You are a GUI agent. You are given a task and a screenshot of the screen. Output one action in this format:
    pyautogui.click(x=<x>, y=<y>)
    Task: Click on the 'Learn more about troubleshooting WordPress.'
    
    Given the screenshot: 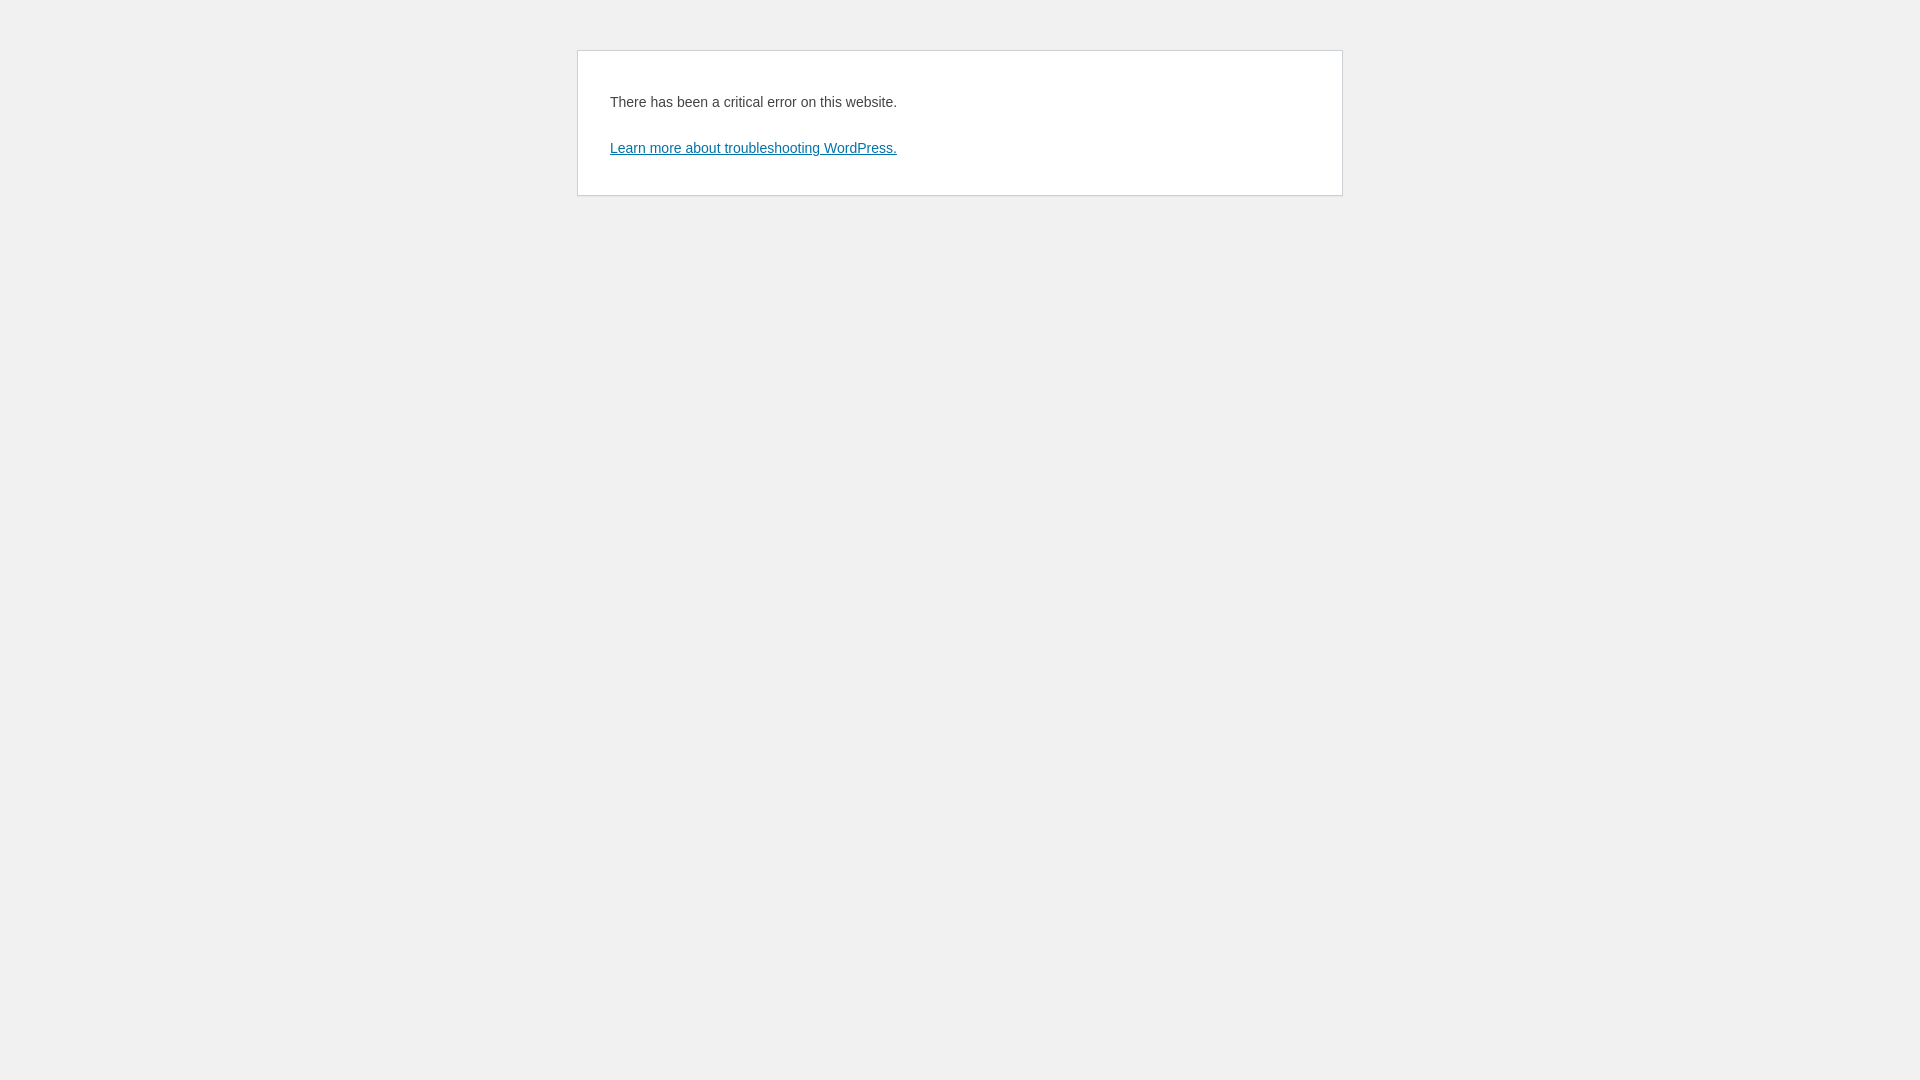 What is the action you would take?
    pyautogui.click(x=752, y=146)
    